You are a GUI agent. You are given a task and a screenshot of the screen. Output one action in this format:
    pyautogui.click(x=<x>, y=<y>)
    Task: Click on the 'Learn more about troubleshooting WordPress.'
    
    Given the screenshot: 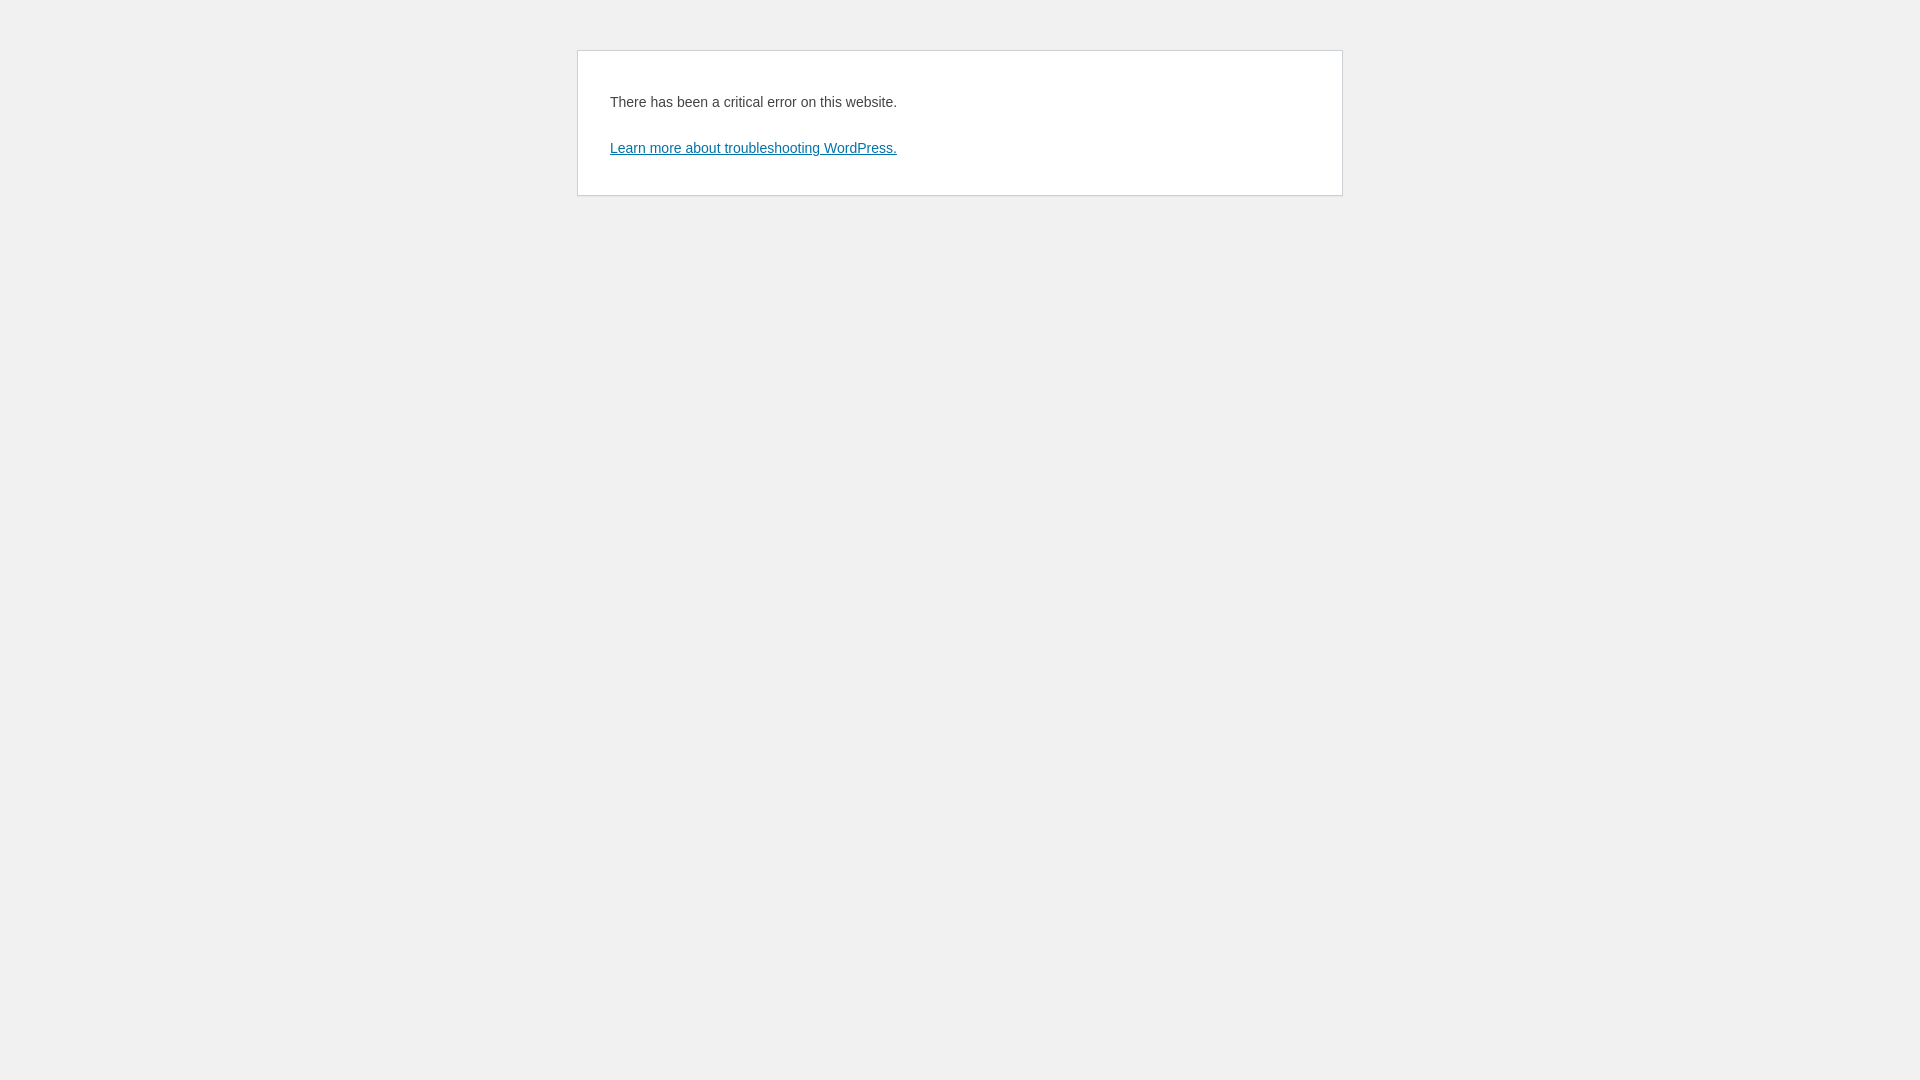 What is the action you would take?
    pyautogui.click(x=752, y=146)
    